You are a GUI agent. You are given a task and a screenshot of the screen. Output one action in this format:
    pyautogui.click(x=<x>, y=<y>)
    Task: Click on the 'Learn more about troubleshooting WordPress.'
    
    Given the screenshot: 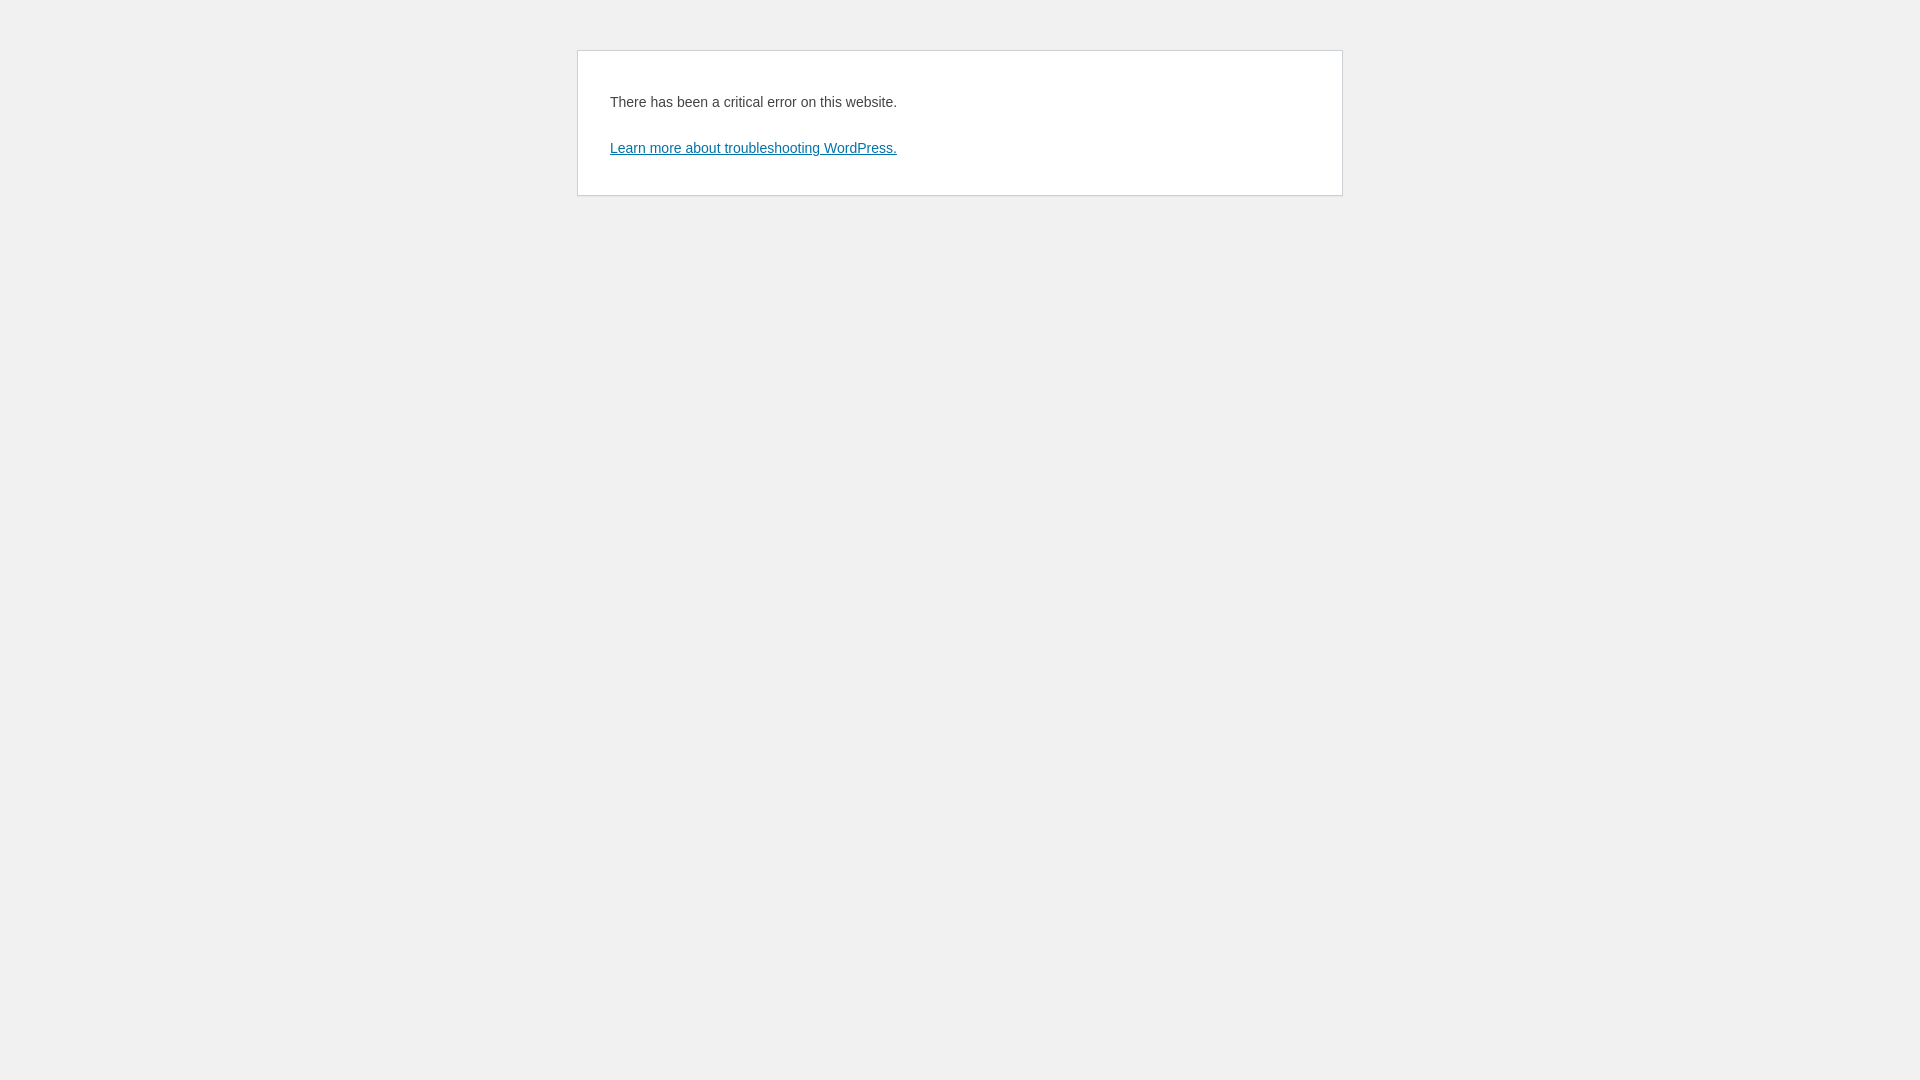 What is the action you would take?
    pyautogui.click(x=752, y=146)
    